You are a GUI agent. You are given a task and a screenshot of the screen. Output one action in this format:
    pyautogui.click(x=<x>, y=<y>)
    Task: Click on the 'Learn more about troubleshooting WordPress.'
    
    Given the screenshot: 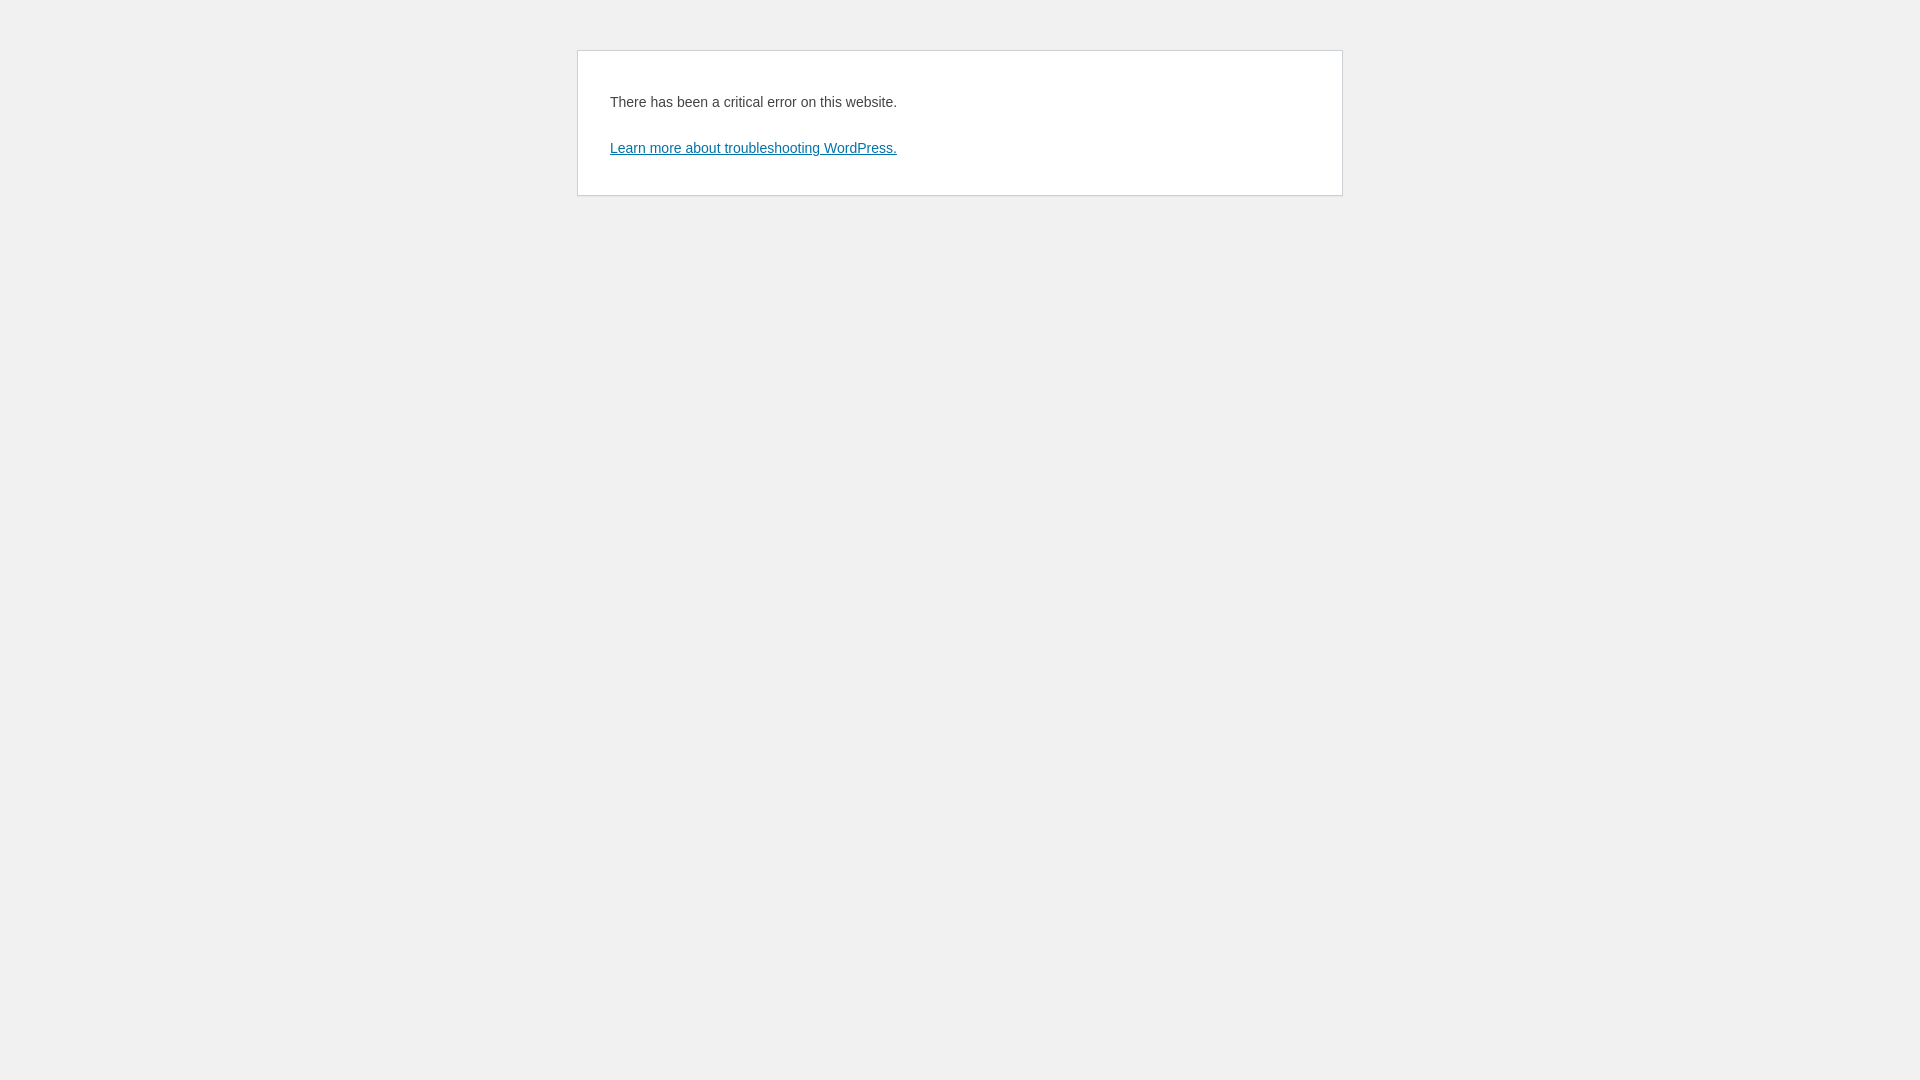 What is the action you would take?
    pyautogui.click(x=752, y=146)
    